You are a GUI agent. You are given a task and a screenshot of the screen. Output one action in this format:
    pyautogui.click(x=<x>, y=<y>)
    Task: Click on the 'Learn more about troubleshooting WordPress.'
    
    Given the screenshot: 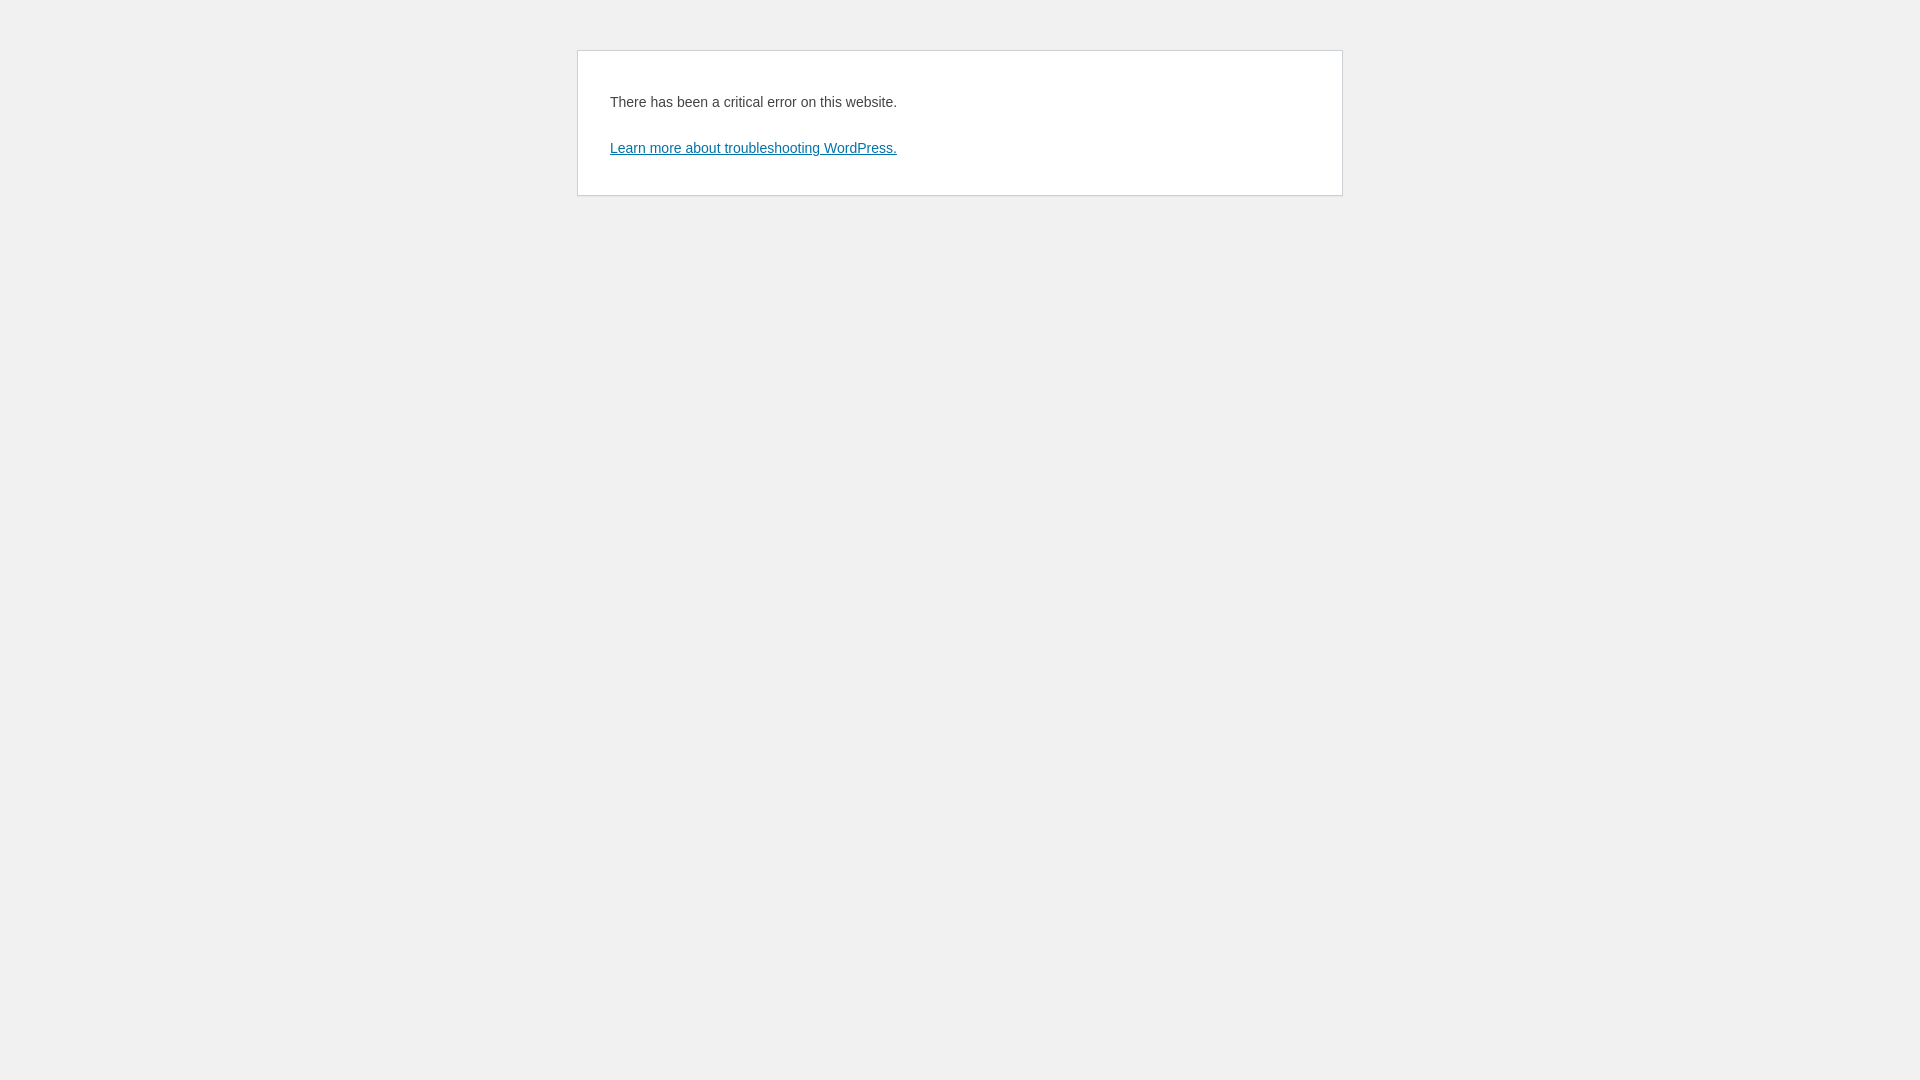 What is the action you would take?
    pyautogui.click(x=752, y=146)
    